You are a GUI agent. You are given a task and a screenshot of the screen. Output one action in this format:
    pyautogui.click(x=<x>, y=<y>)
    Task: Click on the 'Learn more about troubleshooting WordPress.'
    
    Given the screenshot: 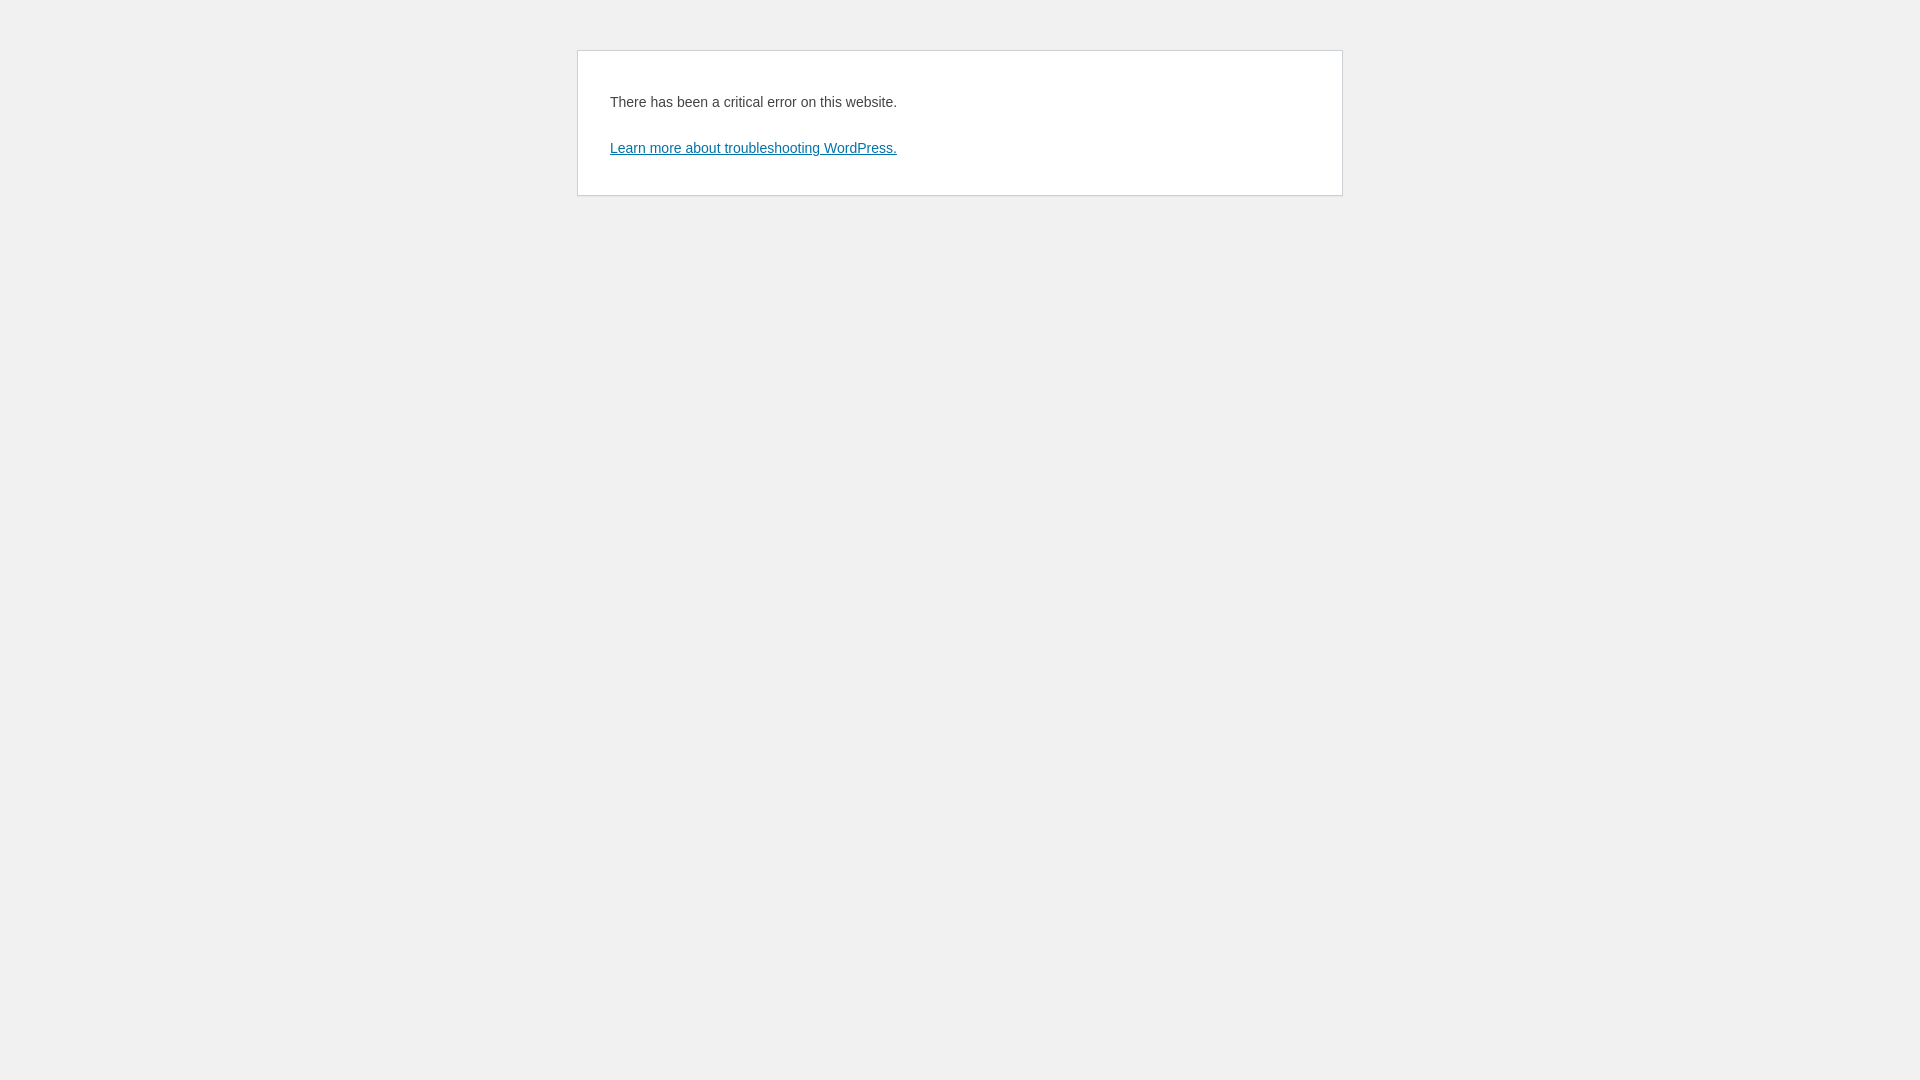 What is the action you would take?
    pyautogui.click(x=752, y=146)
    